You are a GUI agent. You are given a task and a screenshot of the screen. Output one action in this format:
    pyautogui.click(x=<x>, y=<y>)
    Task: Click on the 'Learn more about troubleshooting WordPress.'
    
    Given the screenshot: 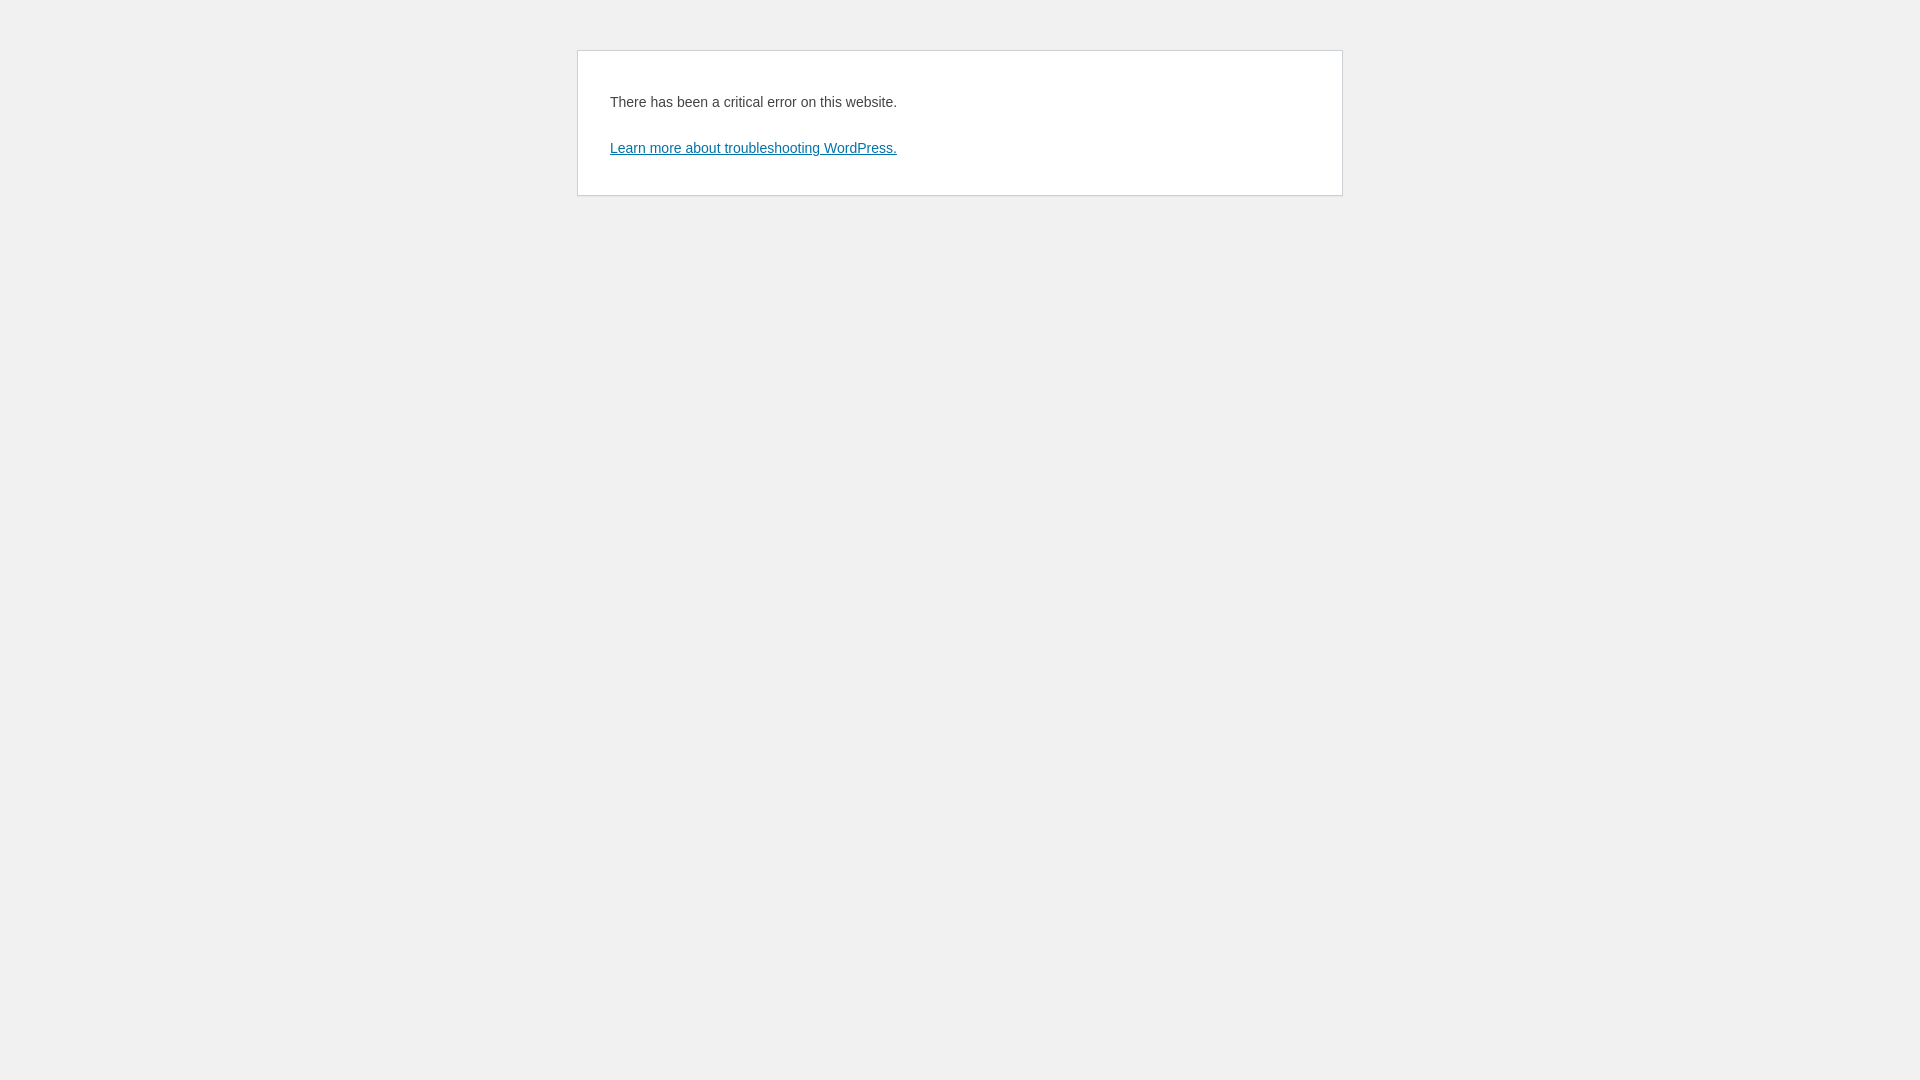 What is the action you would take?
    pyautogui.click(x=752, y=146)
    